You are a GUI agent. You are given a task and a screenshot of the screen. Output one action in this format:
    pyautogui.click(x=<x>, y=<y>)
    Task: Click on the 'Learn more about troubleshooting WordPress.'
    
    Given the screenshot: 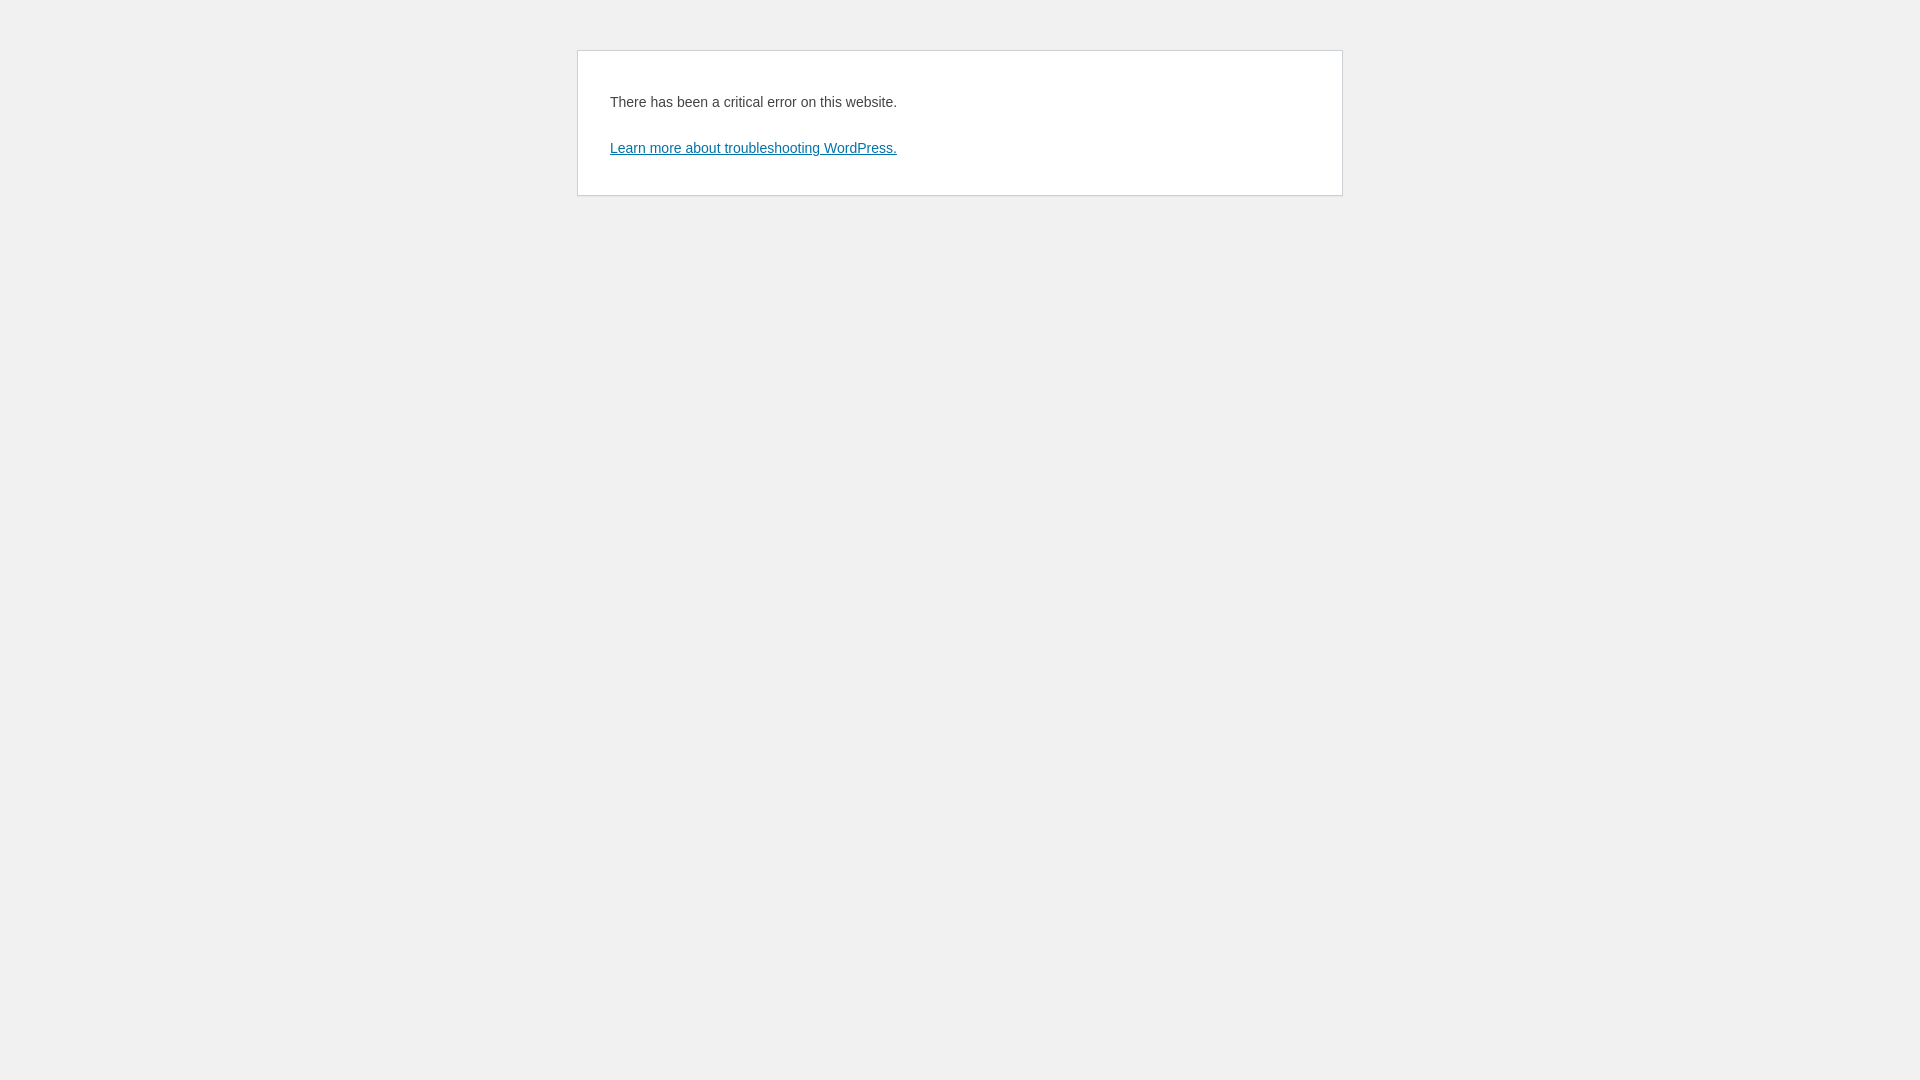 What is the action you would take?
    pyautogui.click(x=752, y=146)
    